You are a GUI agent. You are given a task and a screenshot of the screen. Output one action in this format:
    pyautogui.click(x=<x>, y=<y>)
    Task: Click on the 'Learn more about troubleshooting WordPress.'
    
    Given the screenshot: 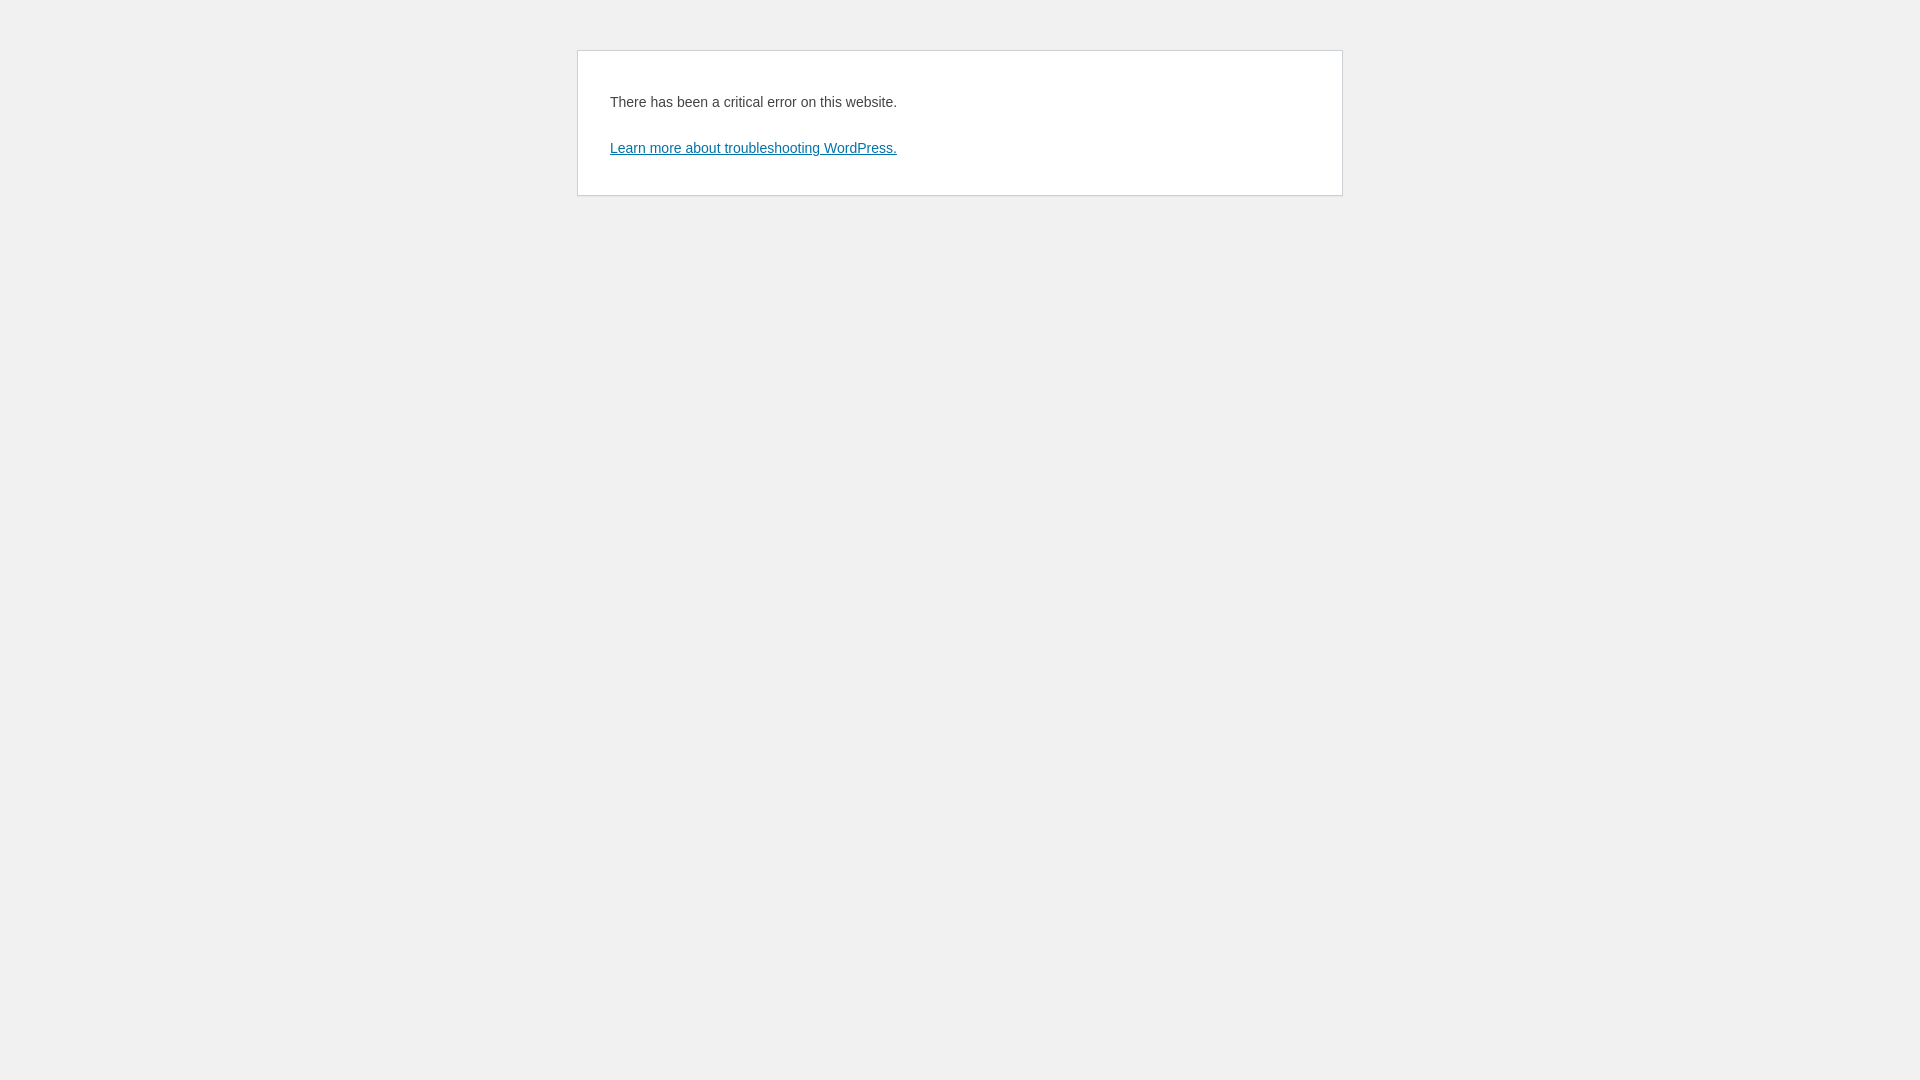 What is the action you would take?
    pyautogui.click(x=752, y=146)
    